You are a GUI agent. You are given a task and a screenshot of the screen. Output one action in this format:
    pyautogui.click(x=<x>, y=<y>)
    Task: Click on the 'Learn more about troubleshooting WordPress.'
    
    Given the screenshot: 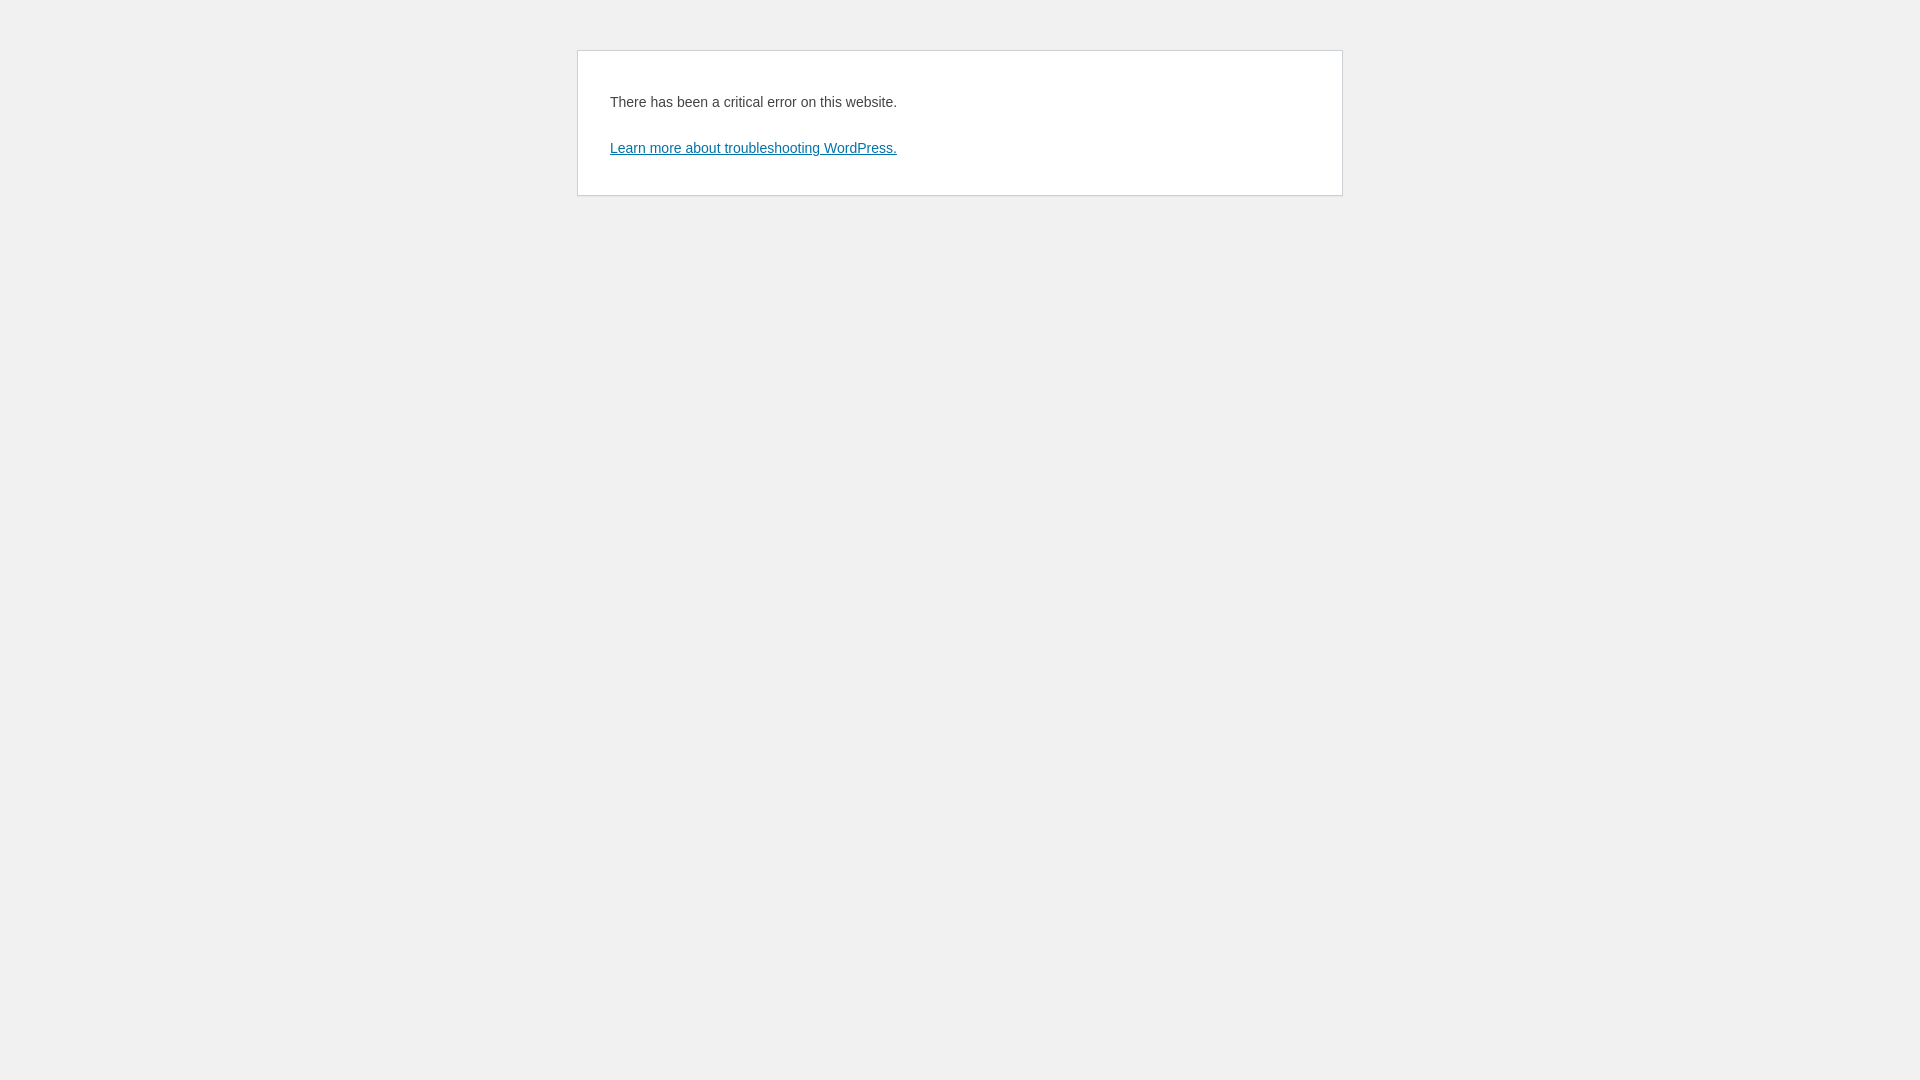 What is the action you would take?
    pyautogui.click(x=752, y=146)
    